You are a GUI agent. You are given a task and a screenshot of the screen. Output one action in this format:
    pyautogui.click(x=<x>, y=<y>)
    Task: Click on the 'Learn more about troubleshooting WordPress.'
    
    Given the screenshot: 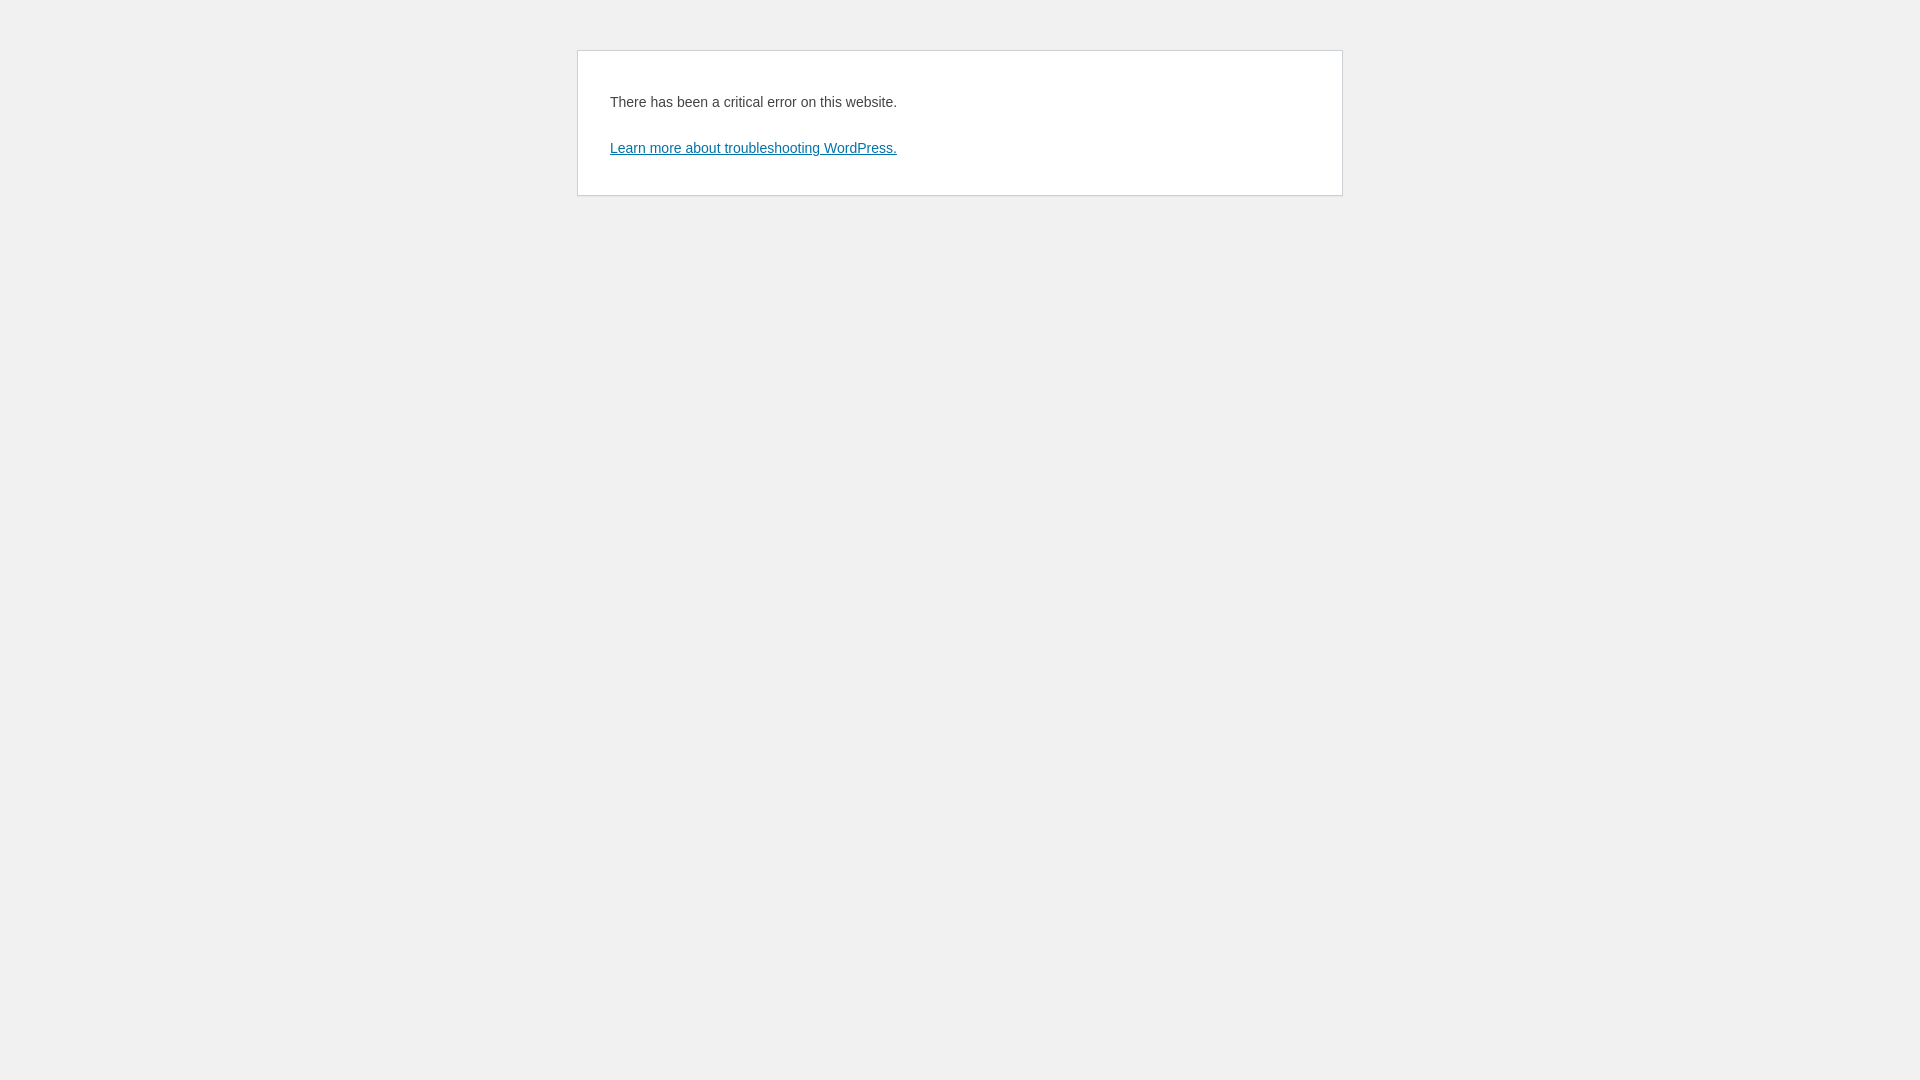 What is the action you would take?
    pyautogui.click(x=752, y=146)
    